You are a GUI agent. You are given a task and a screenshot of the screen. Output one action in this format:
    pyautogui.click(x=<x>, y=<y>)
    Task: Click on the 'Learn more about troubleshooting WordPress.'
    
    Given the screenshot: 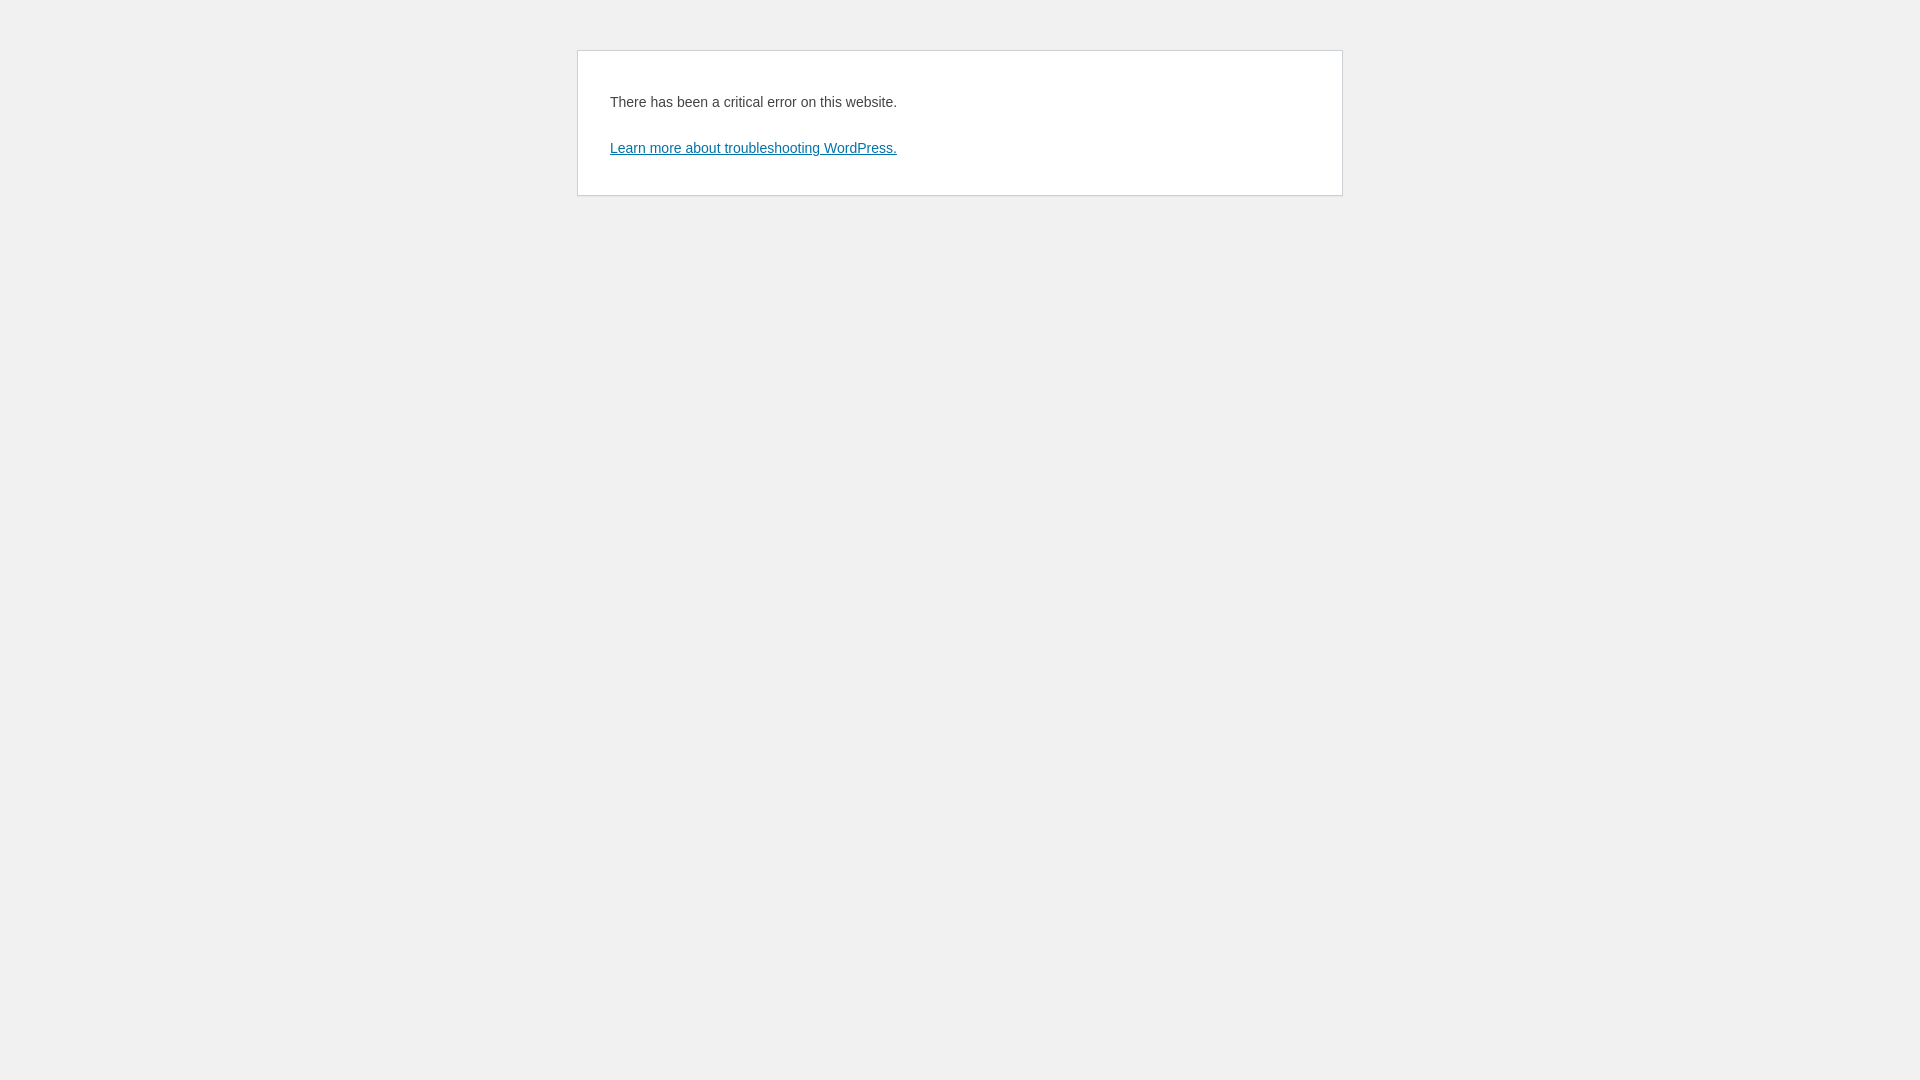 What is the action you would take?
    pyautogui.click(x=752, y=146)
    